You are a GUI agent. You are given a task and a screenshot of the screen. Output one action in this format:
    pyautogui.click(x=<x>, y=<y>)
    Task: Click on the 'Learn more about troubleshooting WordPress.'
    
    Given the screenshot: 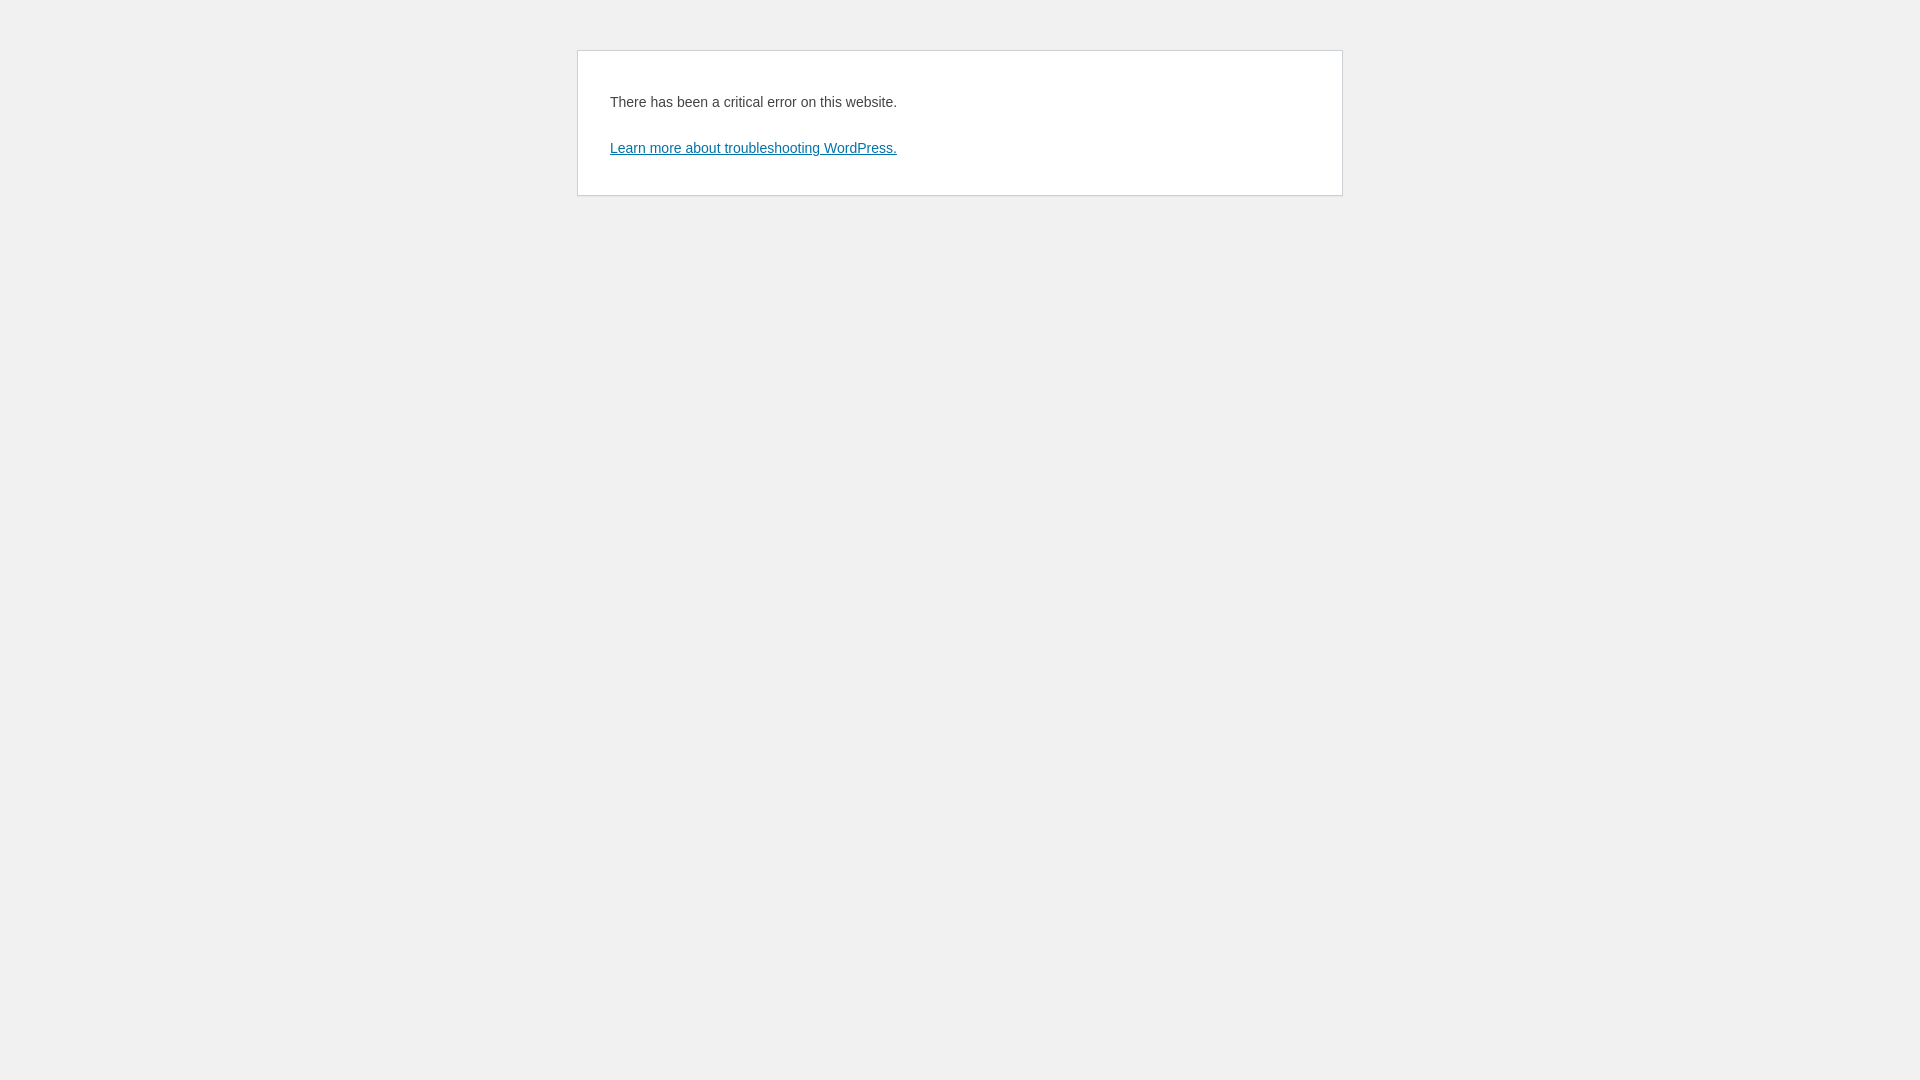 What is the action you would take?
    pyautogui.click(x=752, y=146)
    